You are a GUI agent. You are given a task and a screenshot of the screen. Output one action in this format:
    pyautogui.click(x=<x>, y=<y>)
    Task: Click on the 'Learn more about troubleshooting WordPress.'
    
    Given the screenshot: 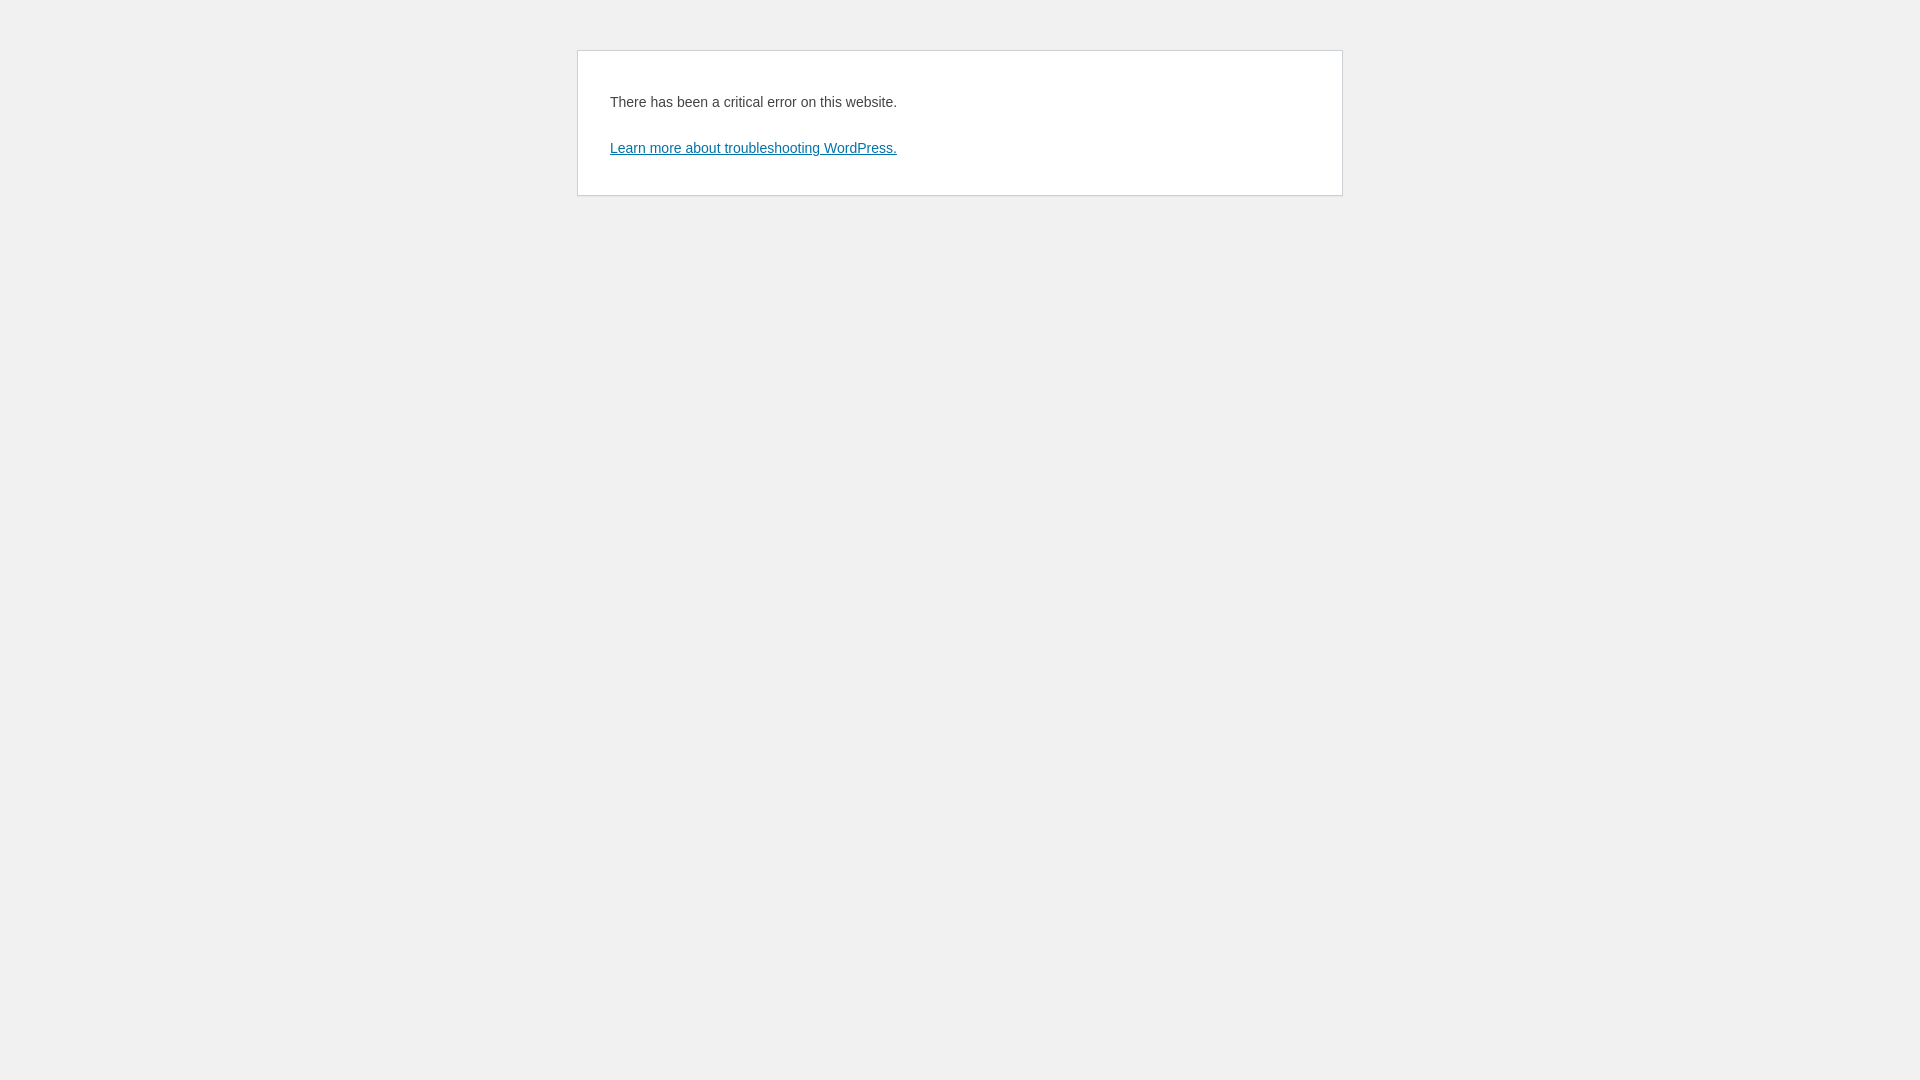 What is the action you would take?
    pyautogui.click(x=752, y=146)
    